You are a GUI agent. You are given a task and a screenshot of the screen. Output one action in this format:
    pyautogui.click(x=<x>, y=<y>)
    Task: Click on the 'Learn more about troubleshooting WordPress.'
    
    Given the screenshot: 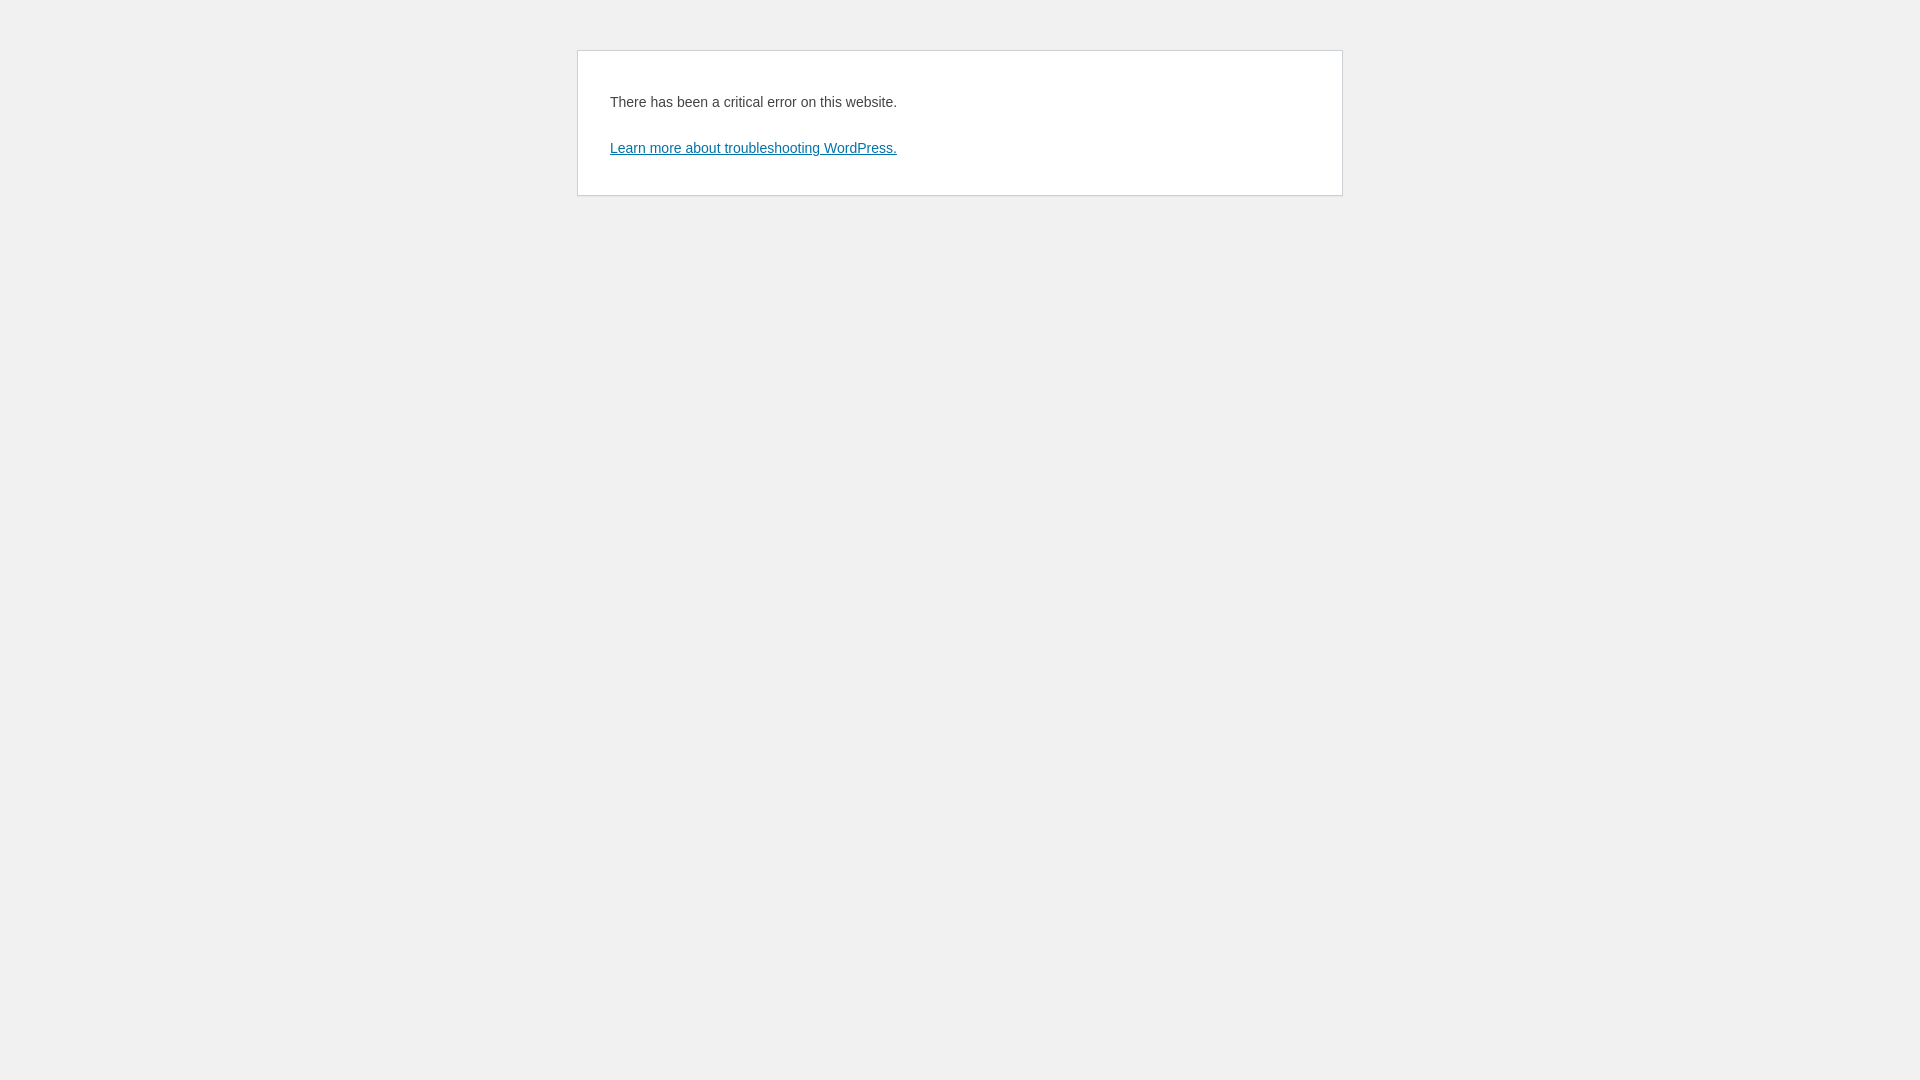 What is the action you would take?
    pyautogui.click(x=752, y=146)
    